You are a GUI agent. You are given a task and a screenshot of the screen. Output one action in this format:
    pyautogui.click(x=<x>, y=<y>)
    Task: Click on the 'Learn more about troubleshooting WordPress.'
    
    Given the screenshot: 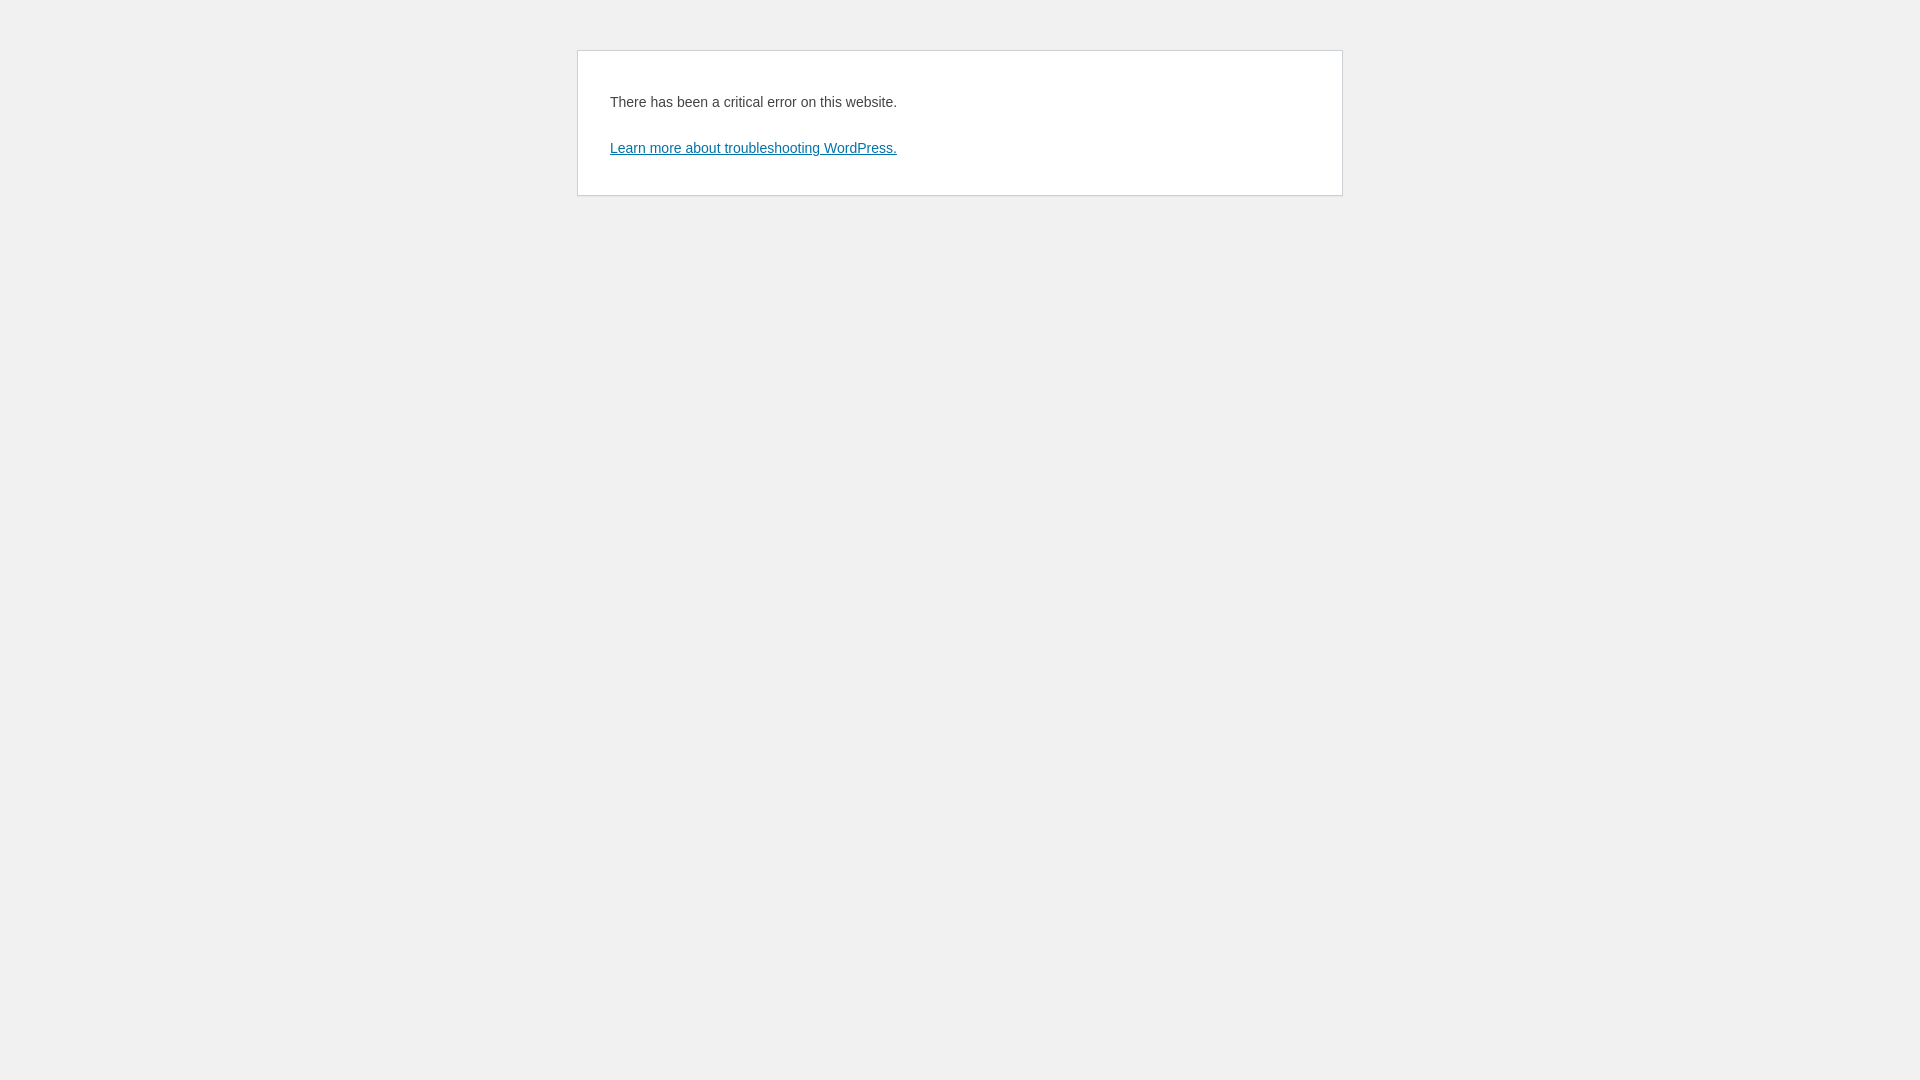 What is the action you would take?
    pyautogui.click(x=752, y=146)
    